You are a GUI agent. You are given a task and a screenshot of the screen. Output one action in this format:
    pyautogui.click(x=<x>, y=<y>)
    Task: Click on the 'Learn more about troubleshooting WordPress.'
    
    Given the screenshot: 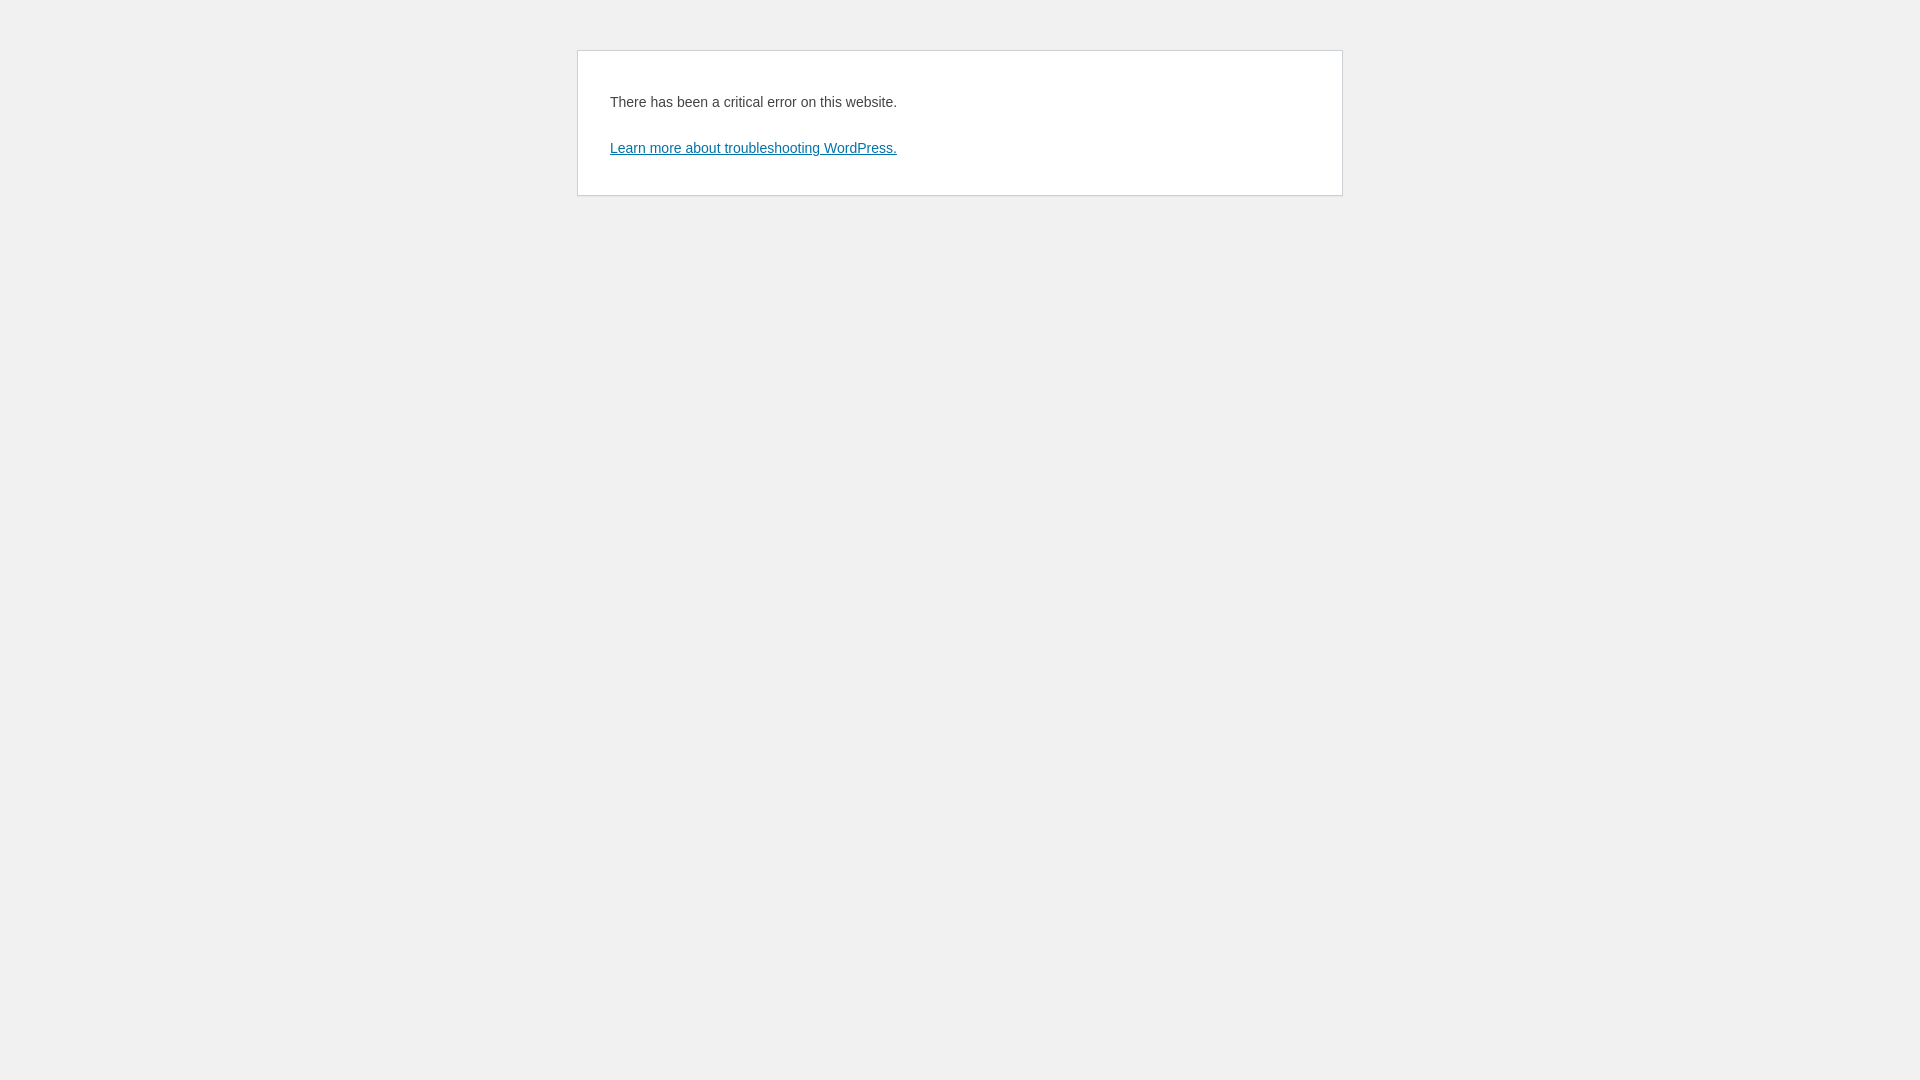 What is the action you would take?
    pyautogui.click(x=752, y=146)
    